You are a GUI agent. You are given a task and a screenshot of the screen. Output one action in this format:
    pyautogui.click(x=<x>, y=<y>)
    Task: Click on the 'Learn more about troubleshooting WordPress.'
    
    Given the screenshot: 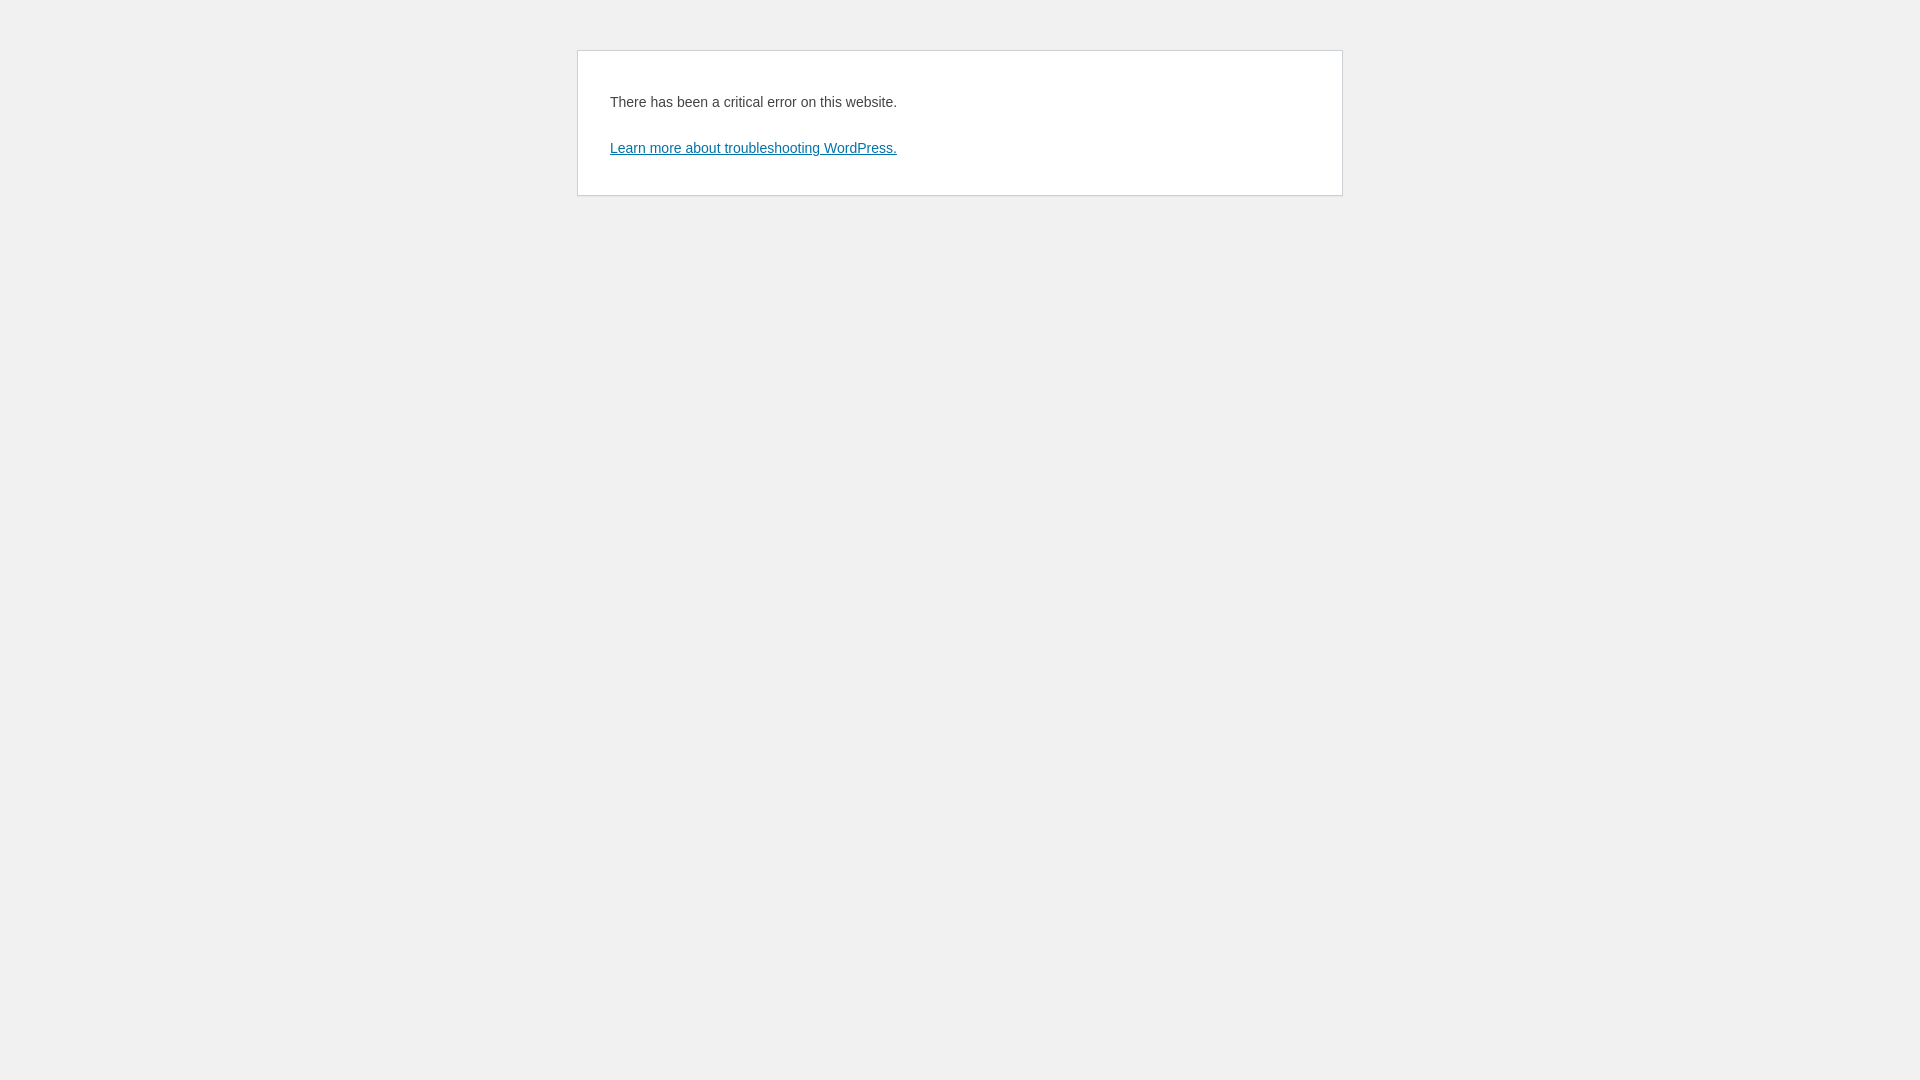 What is the action you would take?
    pyautogui.click(x=752, y=146)
    